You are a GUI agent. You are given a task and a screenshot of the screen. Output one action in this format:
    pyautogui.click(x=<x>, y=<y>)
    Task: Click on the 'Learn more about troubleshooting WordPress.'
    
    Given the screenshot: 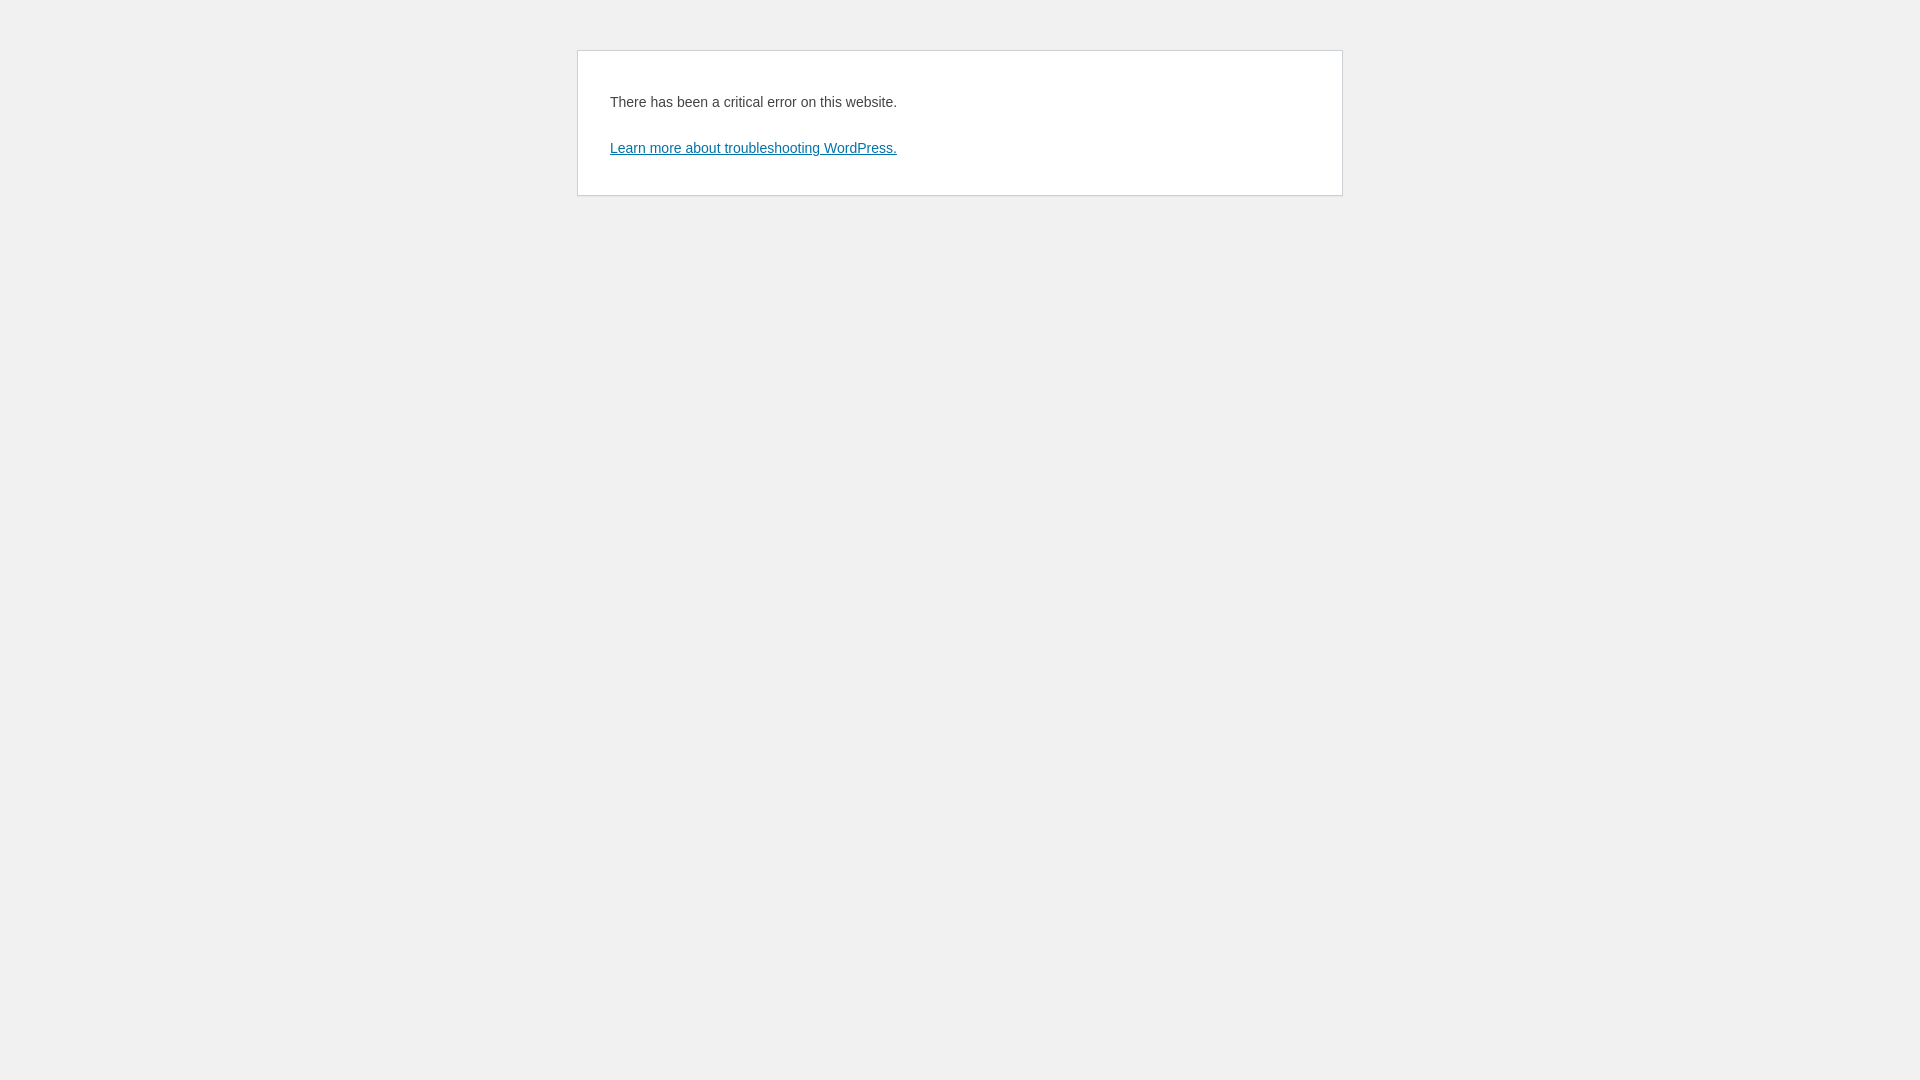 What is the action you would take?
    pyautogui.click(x=752, y=146)
    